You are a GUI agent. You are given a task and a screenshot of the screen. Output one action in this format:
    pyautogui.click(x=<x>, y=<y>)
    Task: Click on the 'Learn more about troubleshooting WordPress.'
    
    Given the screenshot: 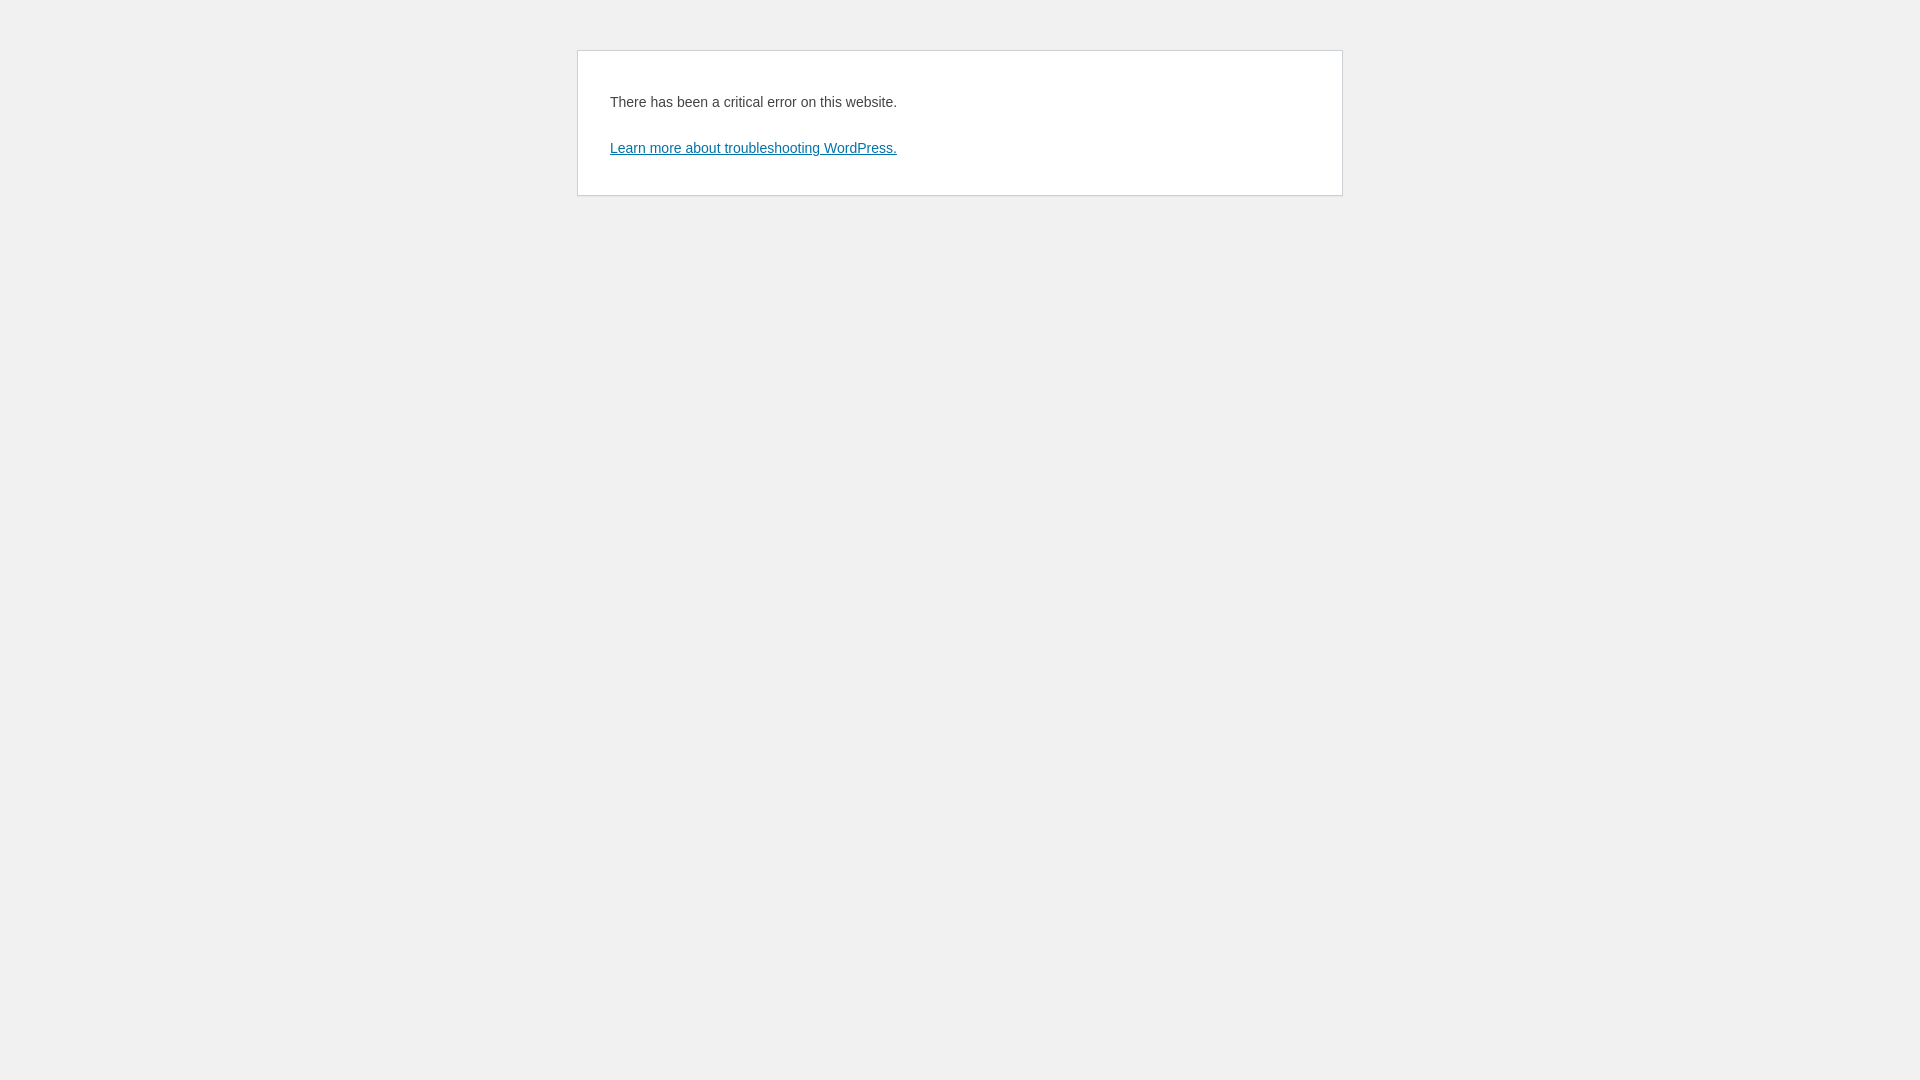 What is the action you would take?
    pyautogui.click(x=752, y=146)
    